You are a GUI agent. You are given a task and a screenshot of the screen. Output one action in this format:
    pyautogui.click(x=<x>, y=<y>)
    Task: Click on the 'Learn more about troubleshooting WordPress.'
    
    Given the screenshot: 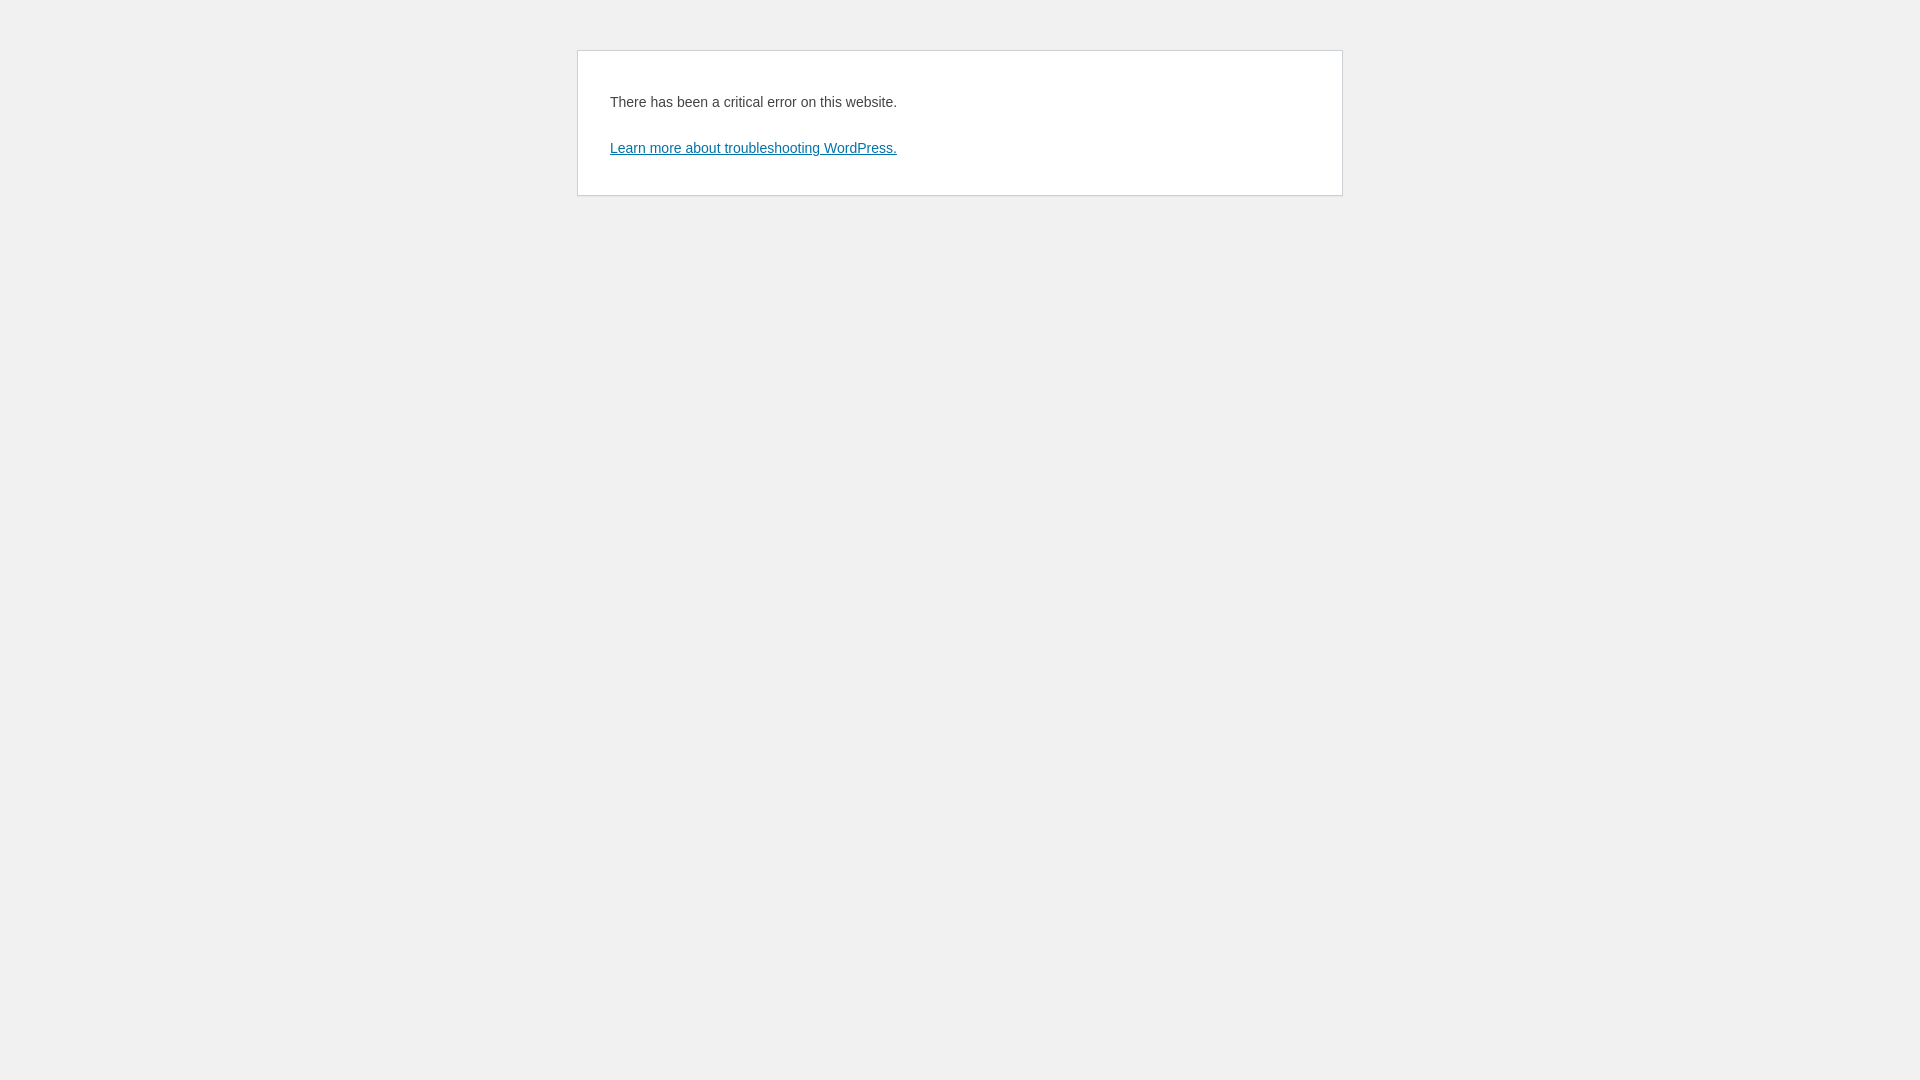 What is the action you would take?
    pyautogui.click(x=752, y=146)
    